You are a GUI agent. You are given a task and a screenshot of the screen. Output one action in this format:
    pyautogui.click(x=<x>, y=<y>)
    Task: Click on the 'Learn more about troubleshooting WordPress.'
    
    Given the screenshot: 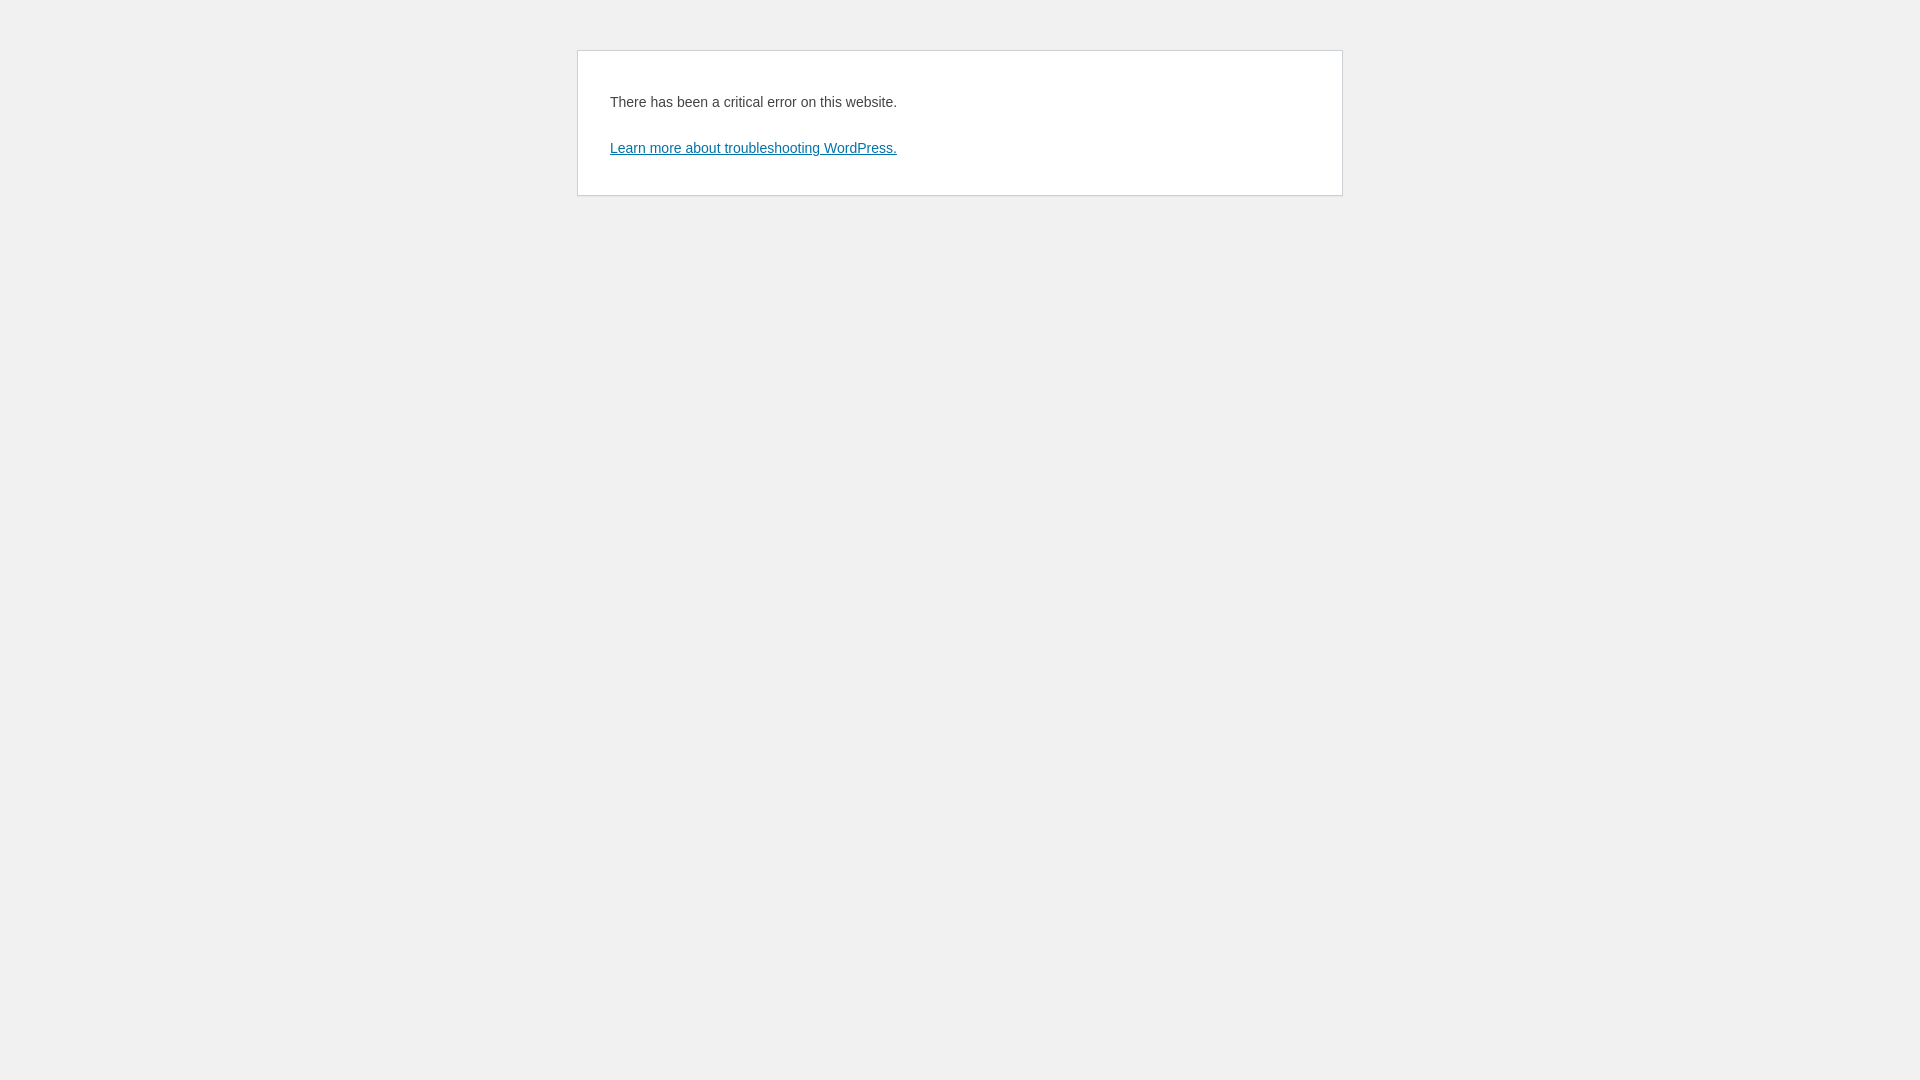 What is the action you would take?
    pyautogui.click(x=752, y=146)
    